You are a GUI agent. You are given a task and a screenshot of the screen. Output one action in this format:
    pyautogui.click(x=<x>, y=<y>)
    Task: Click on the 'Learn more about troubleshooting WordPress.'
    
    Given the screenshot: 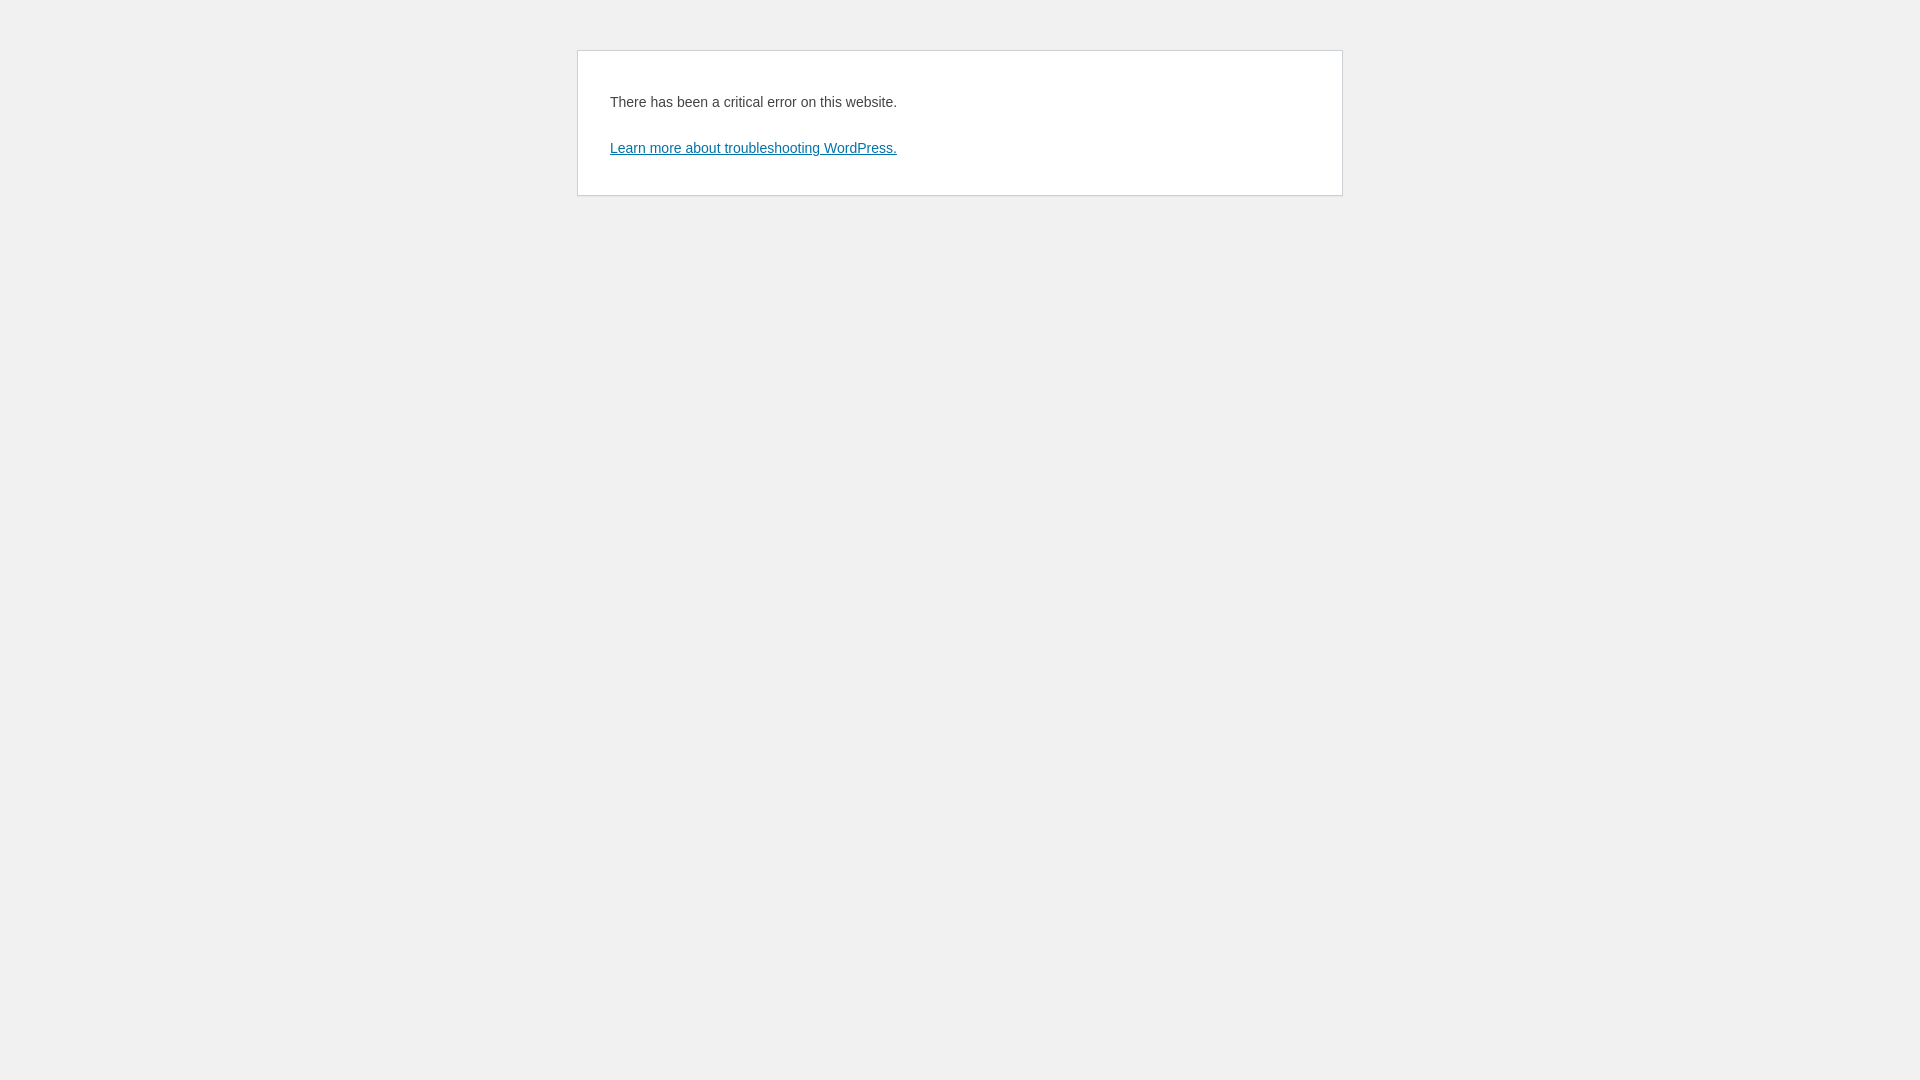 What is the action you would take?
    pyautogui.click(x=752, y=146)
    